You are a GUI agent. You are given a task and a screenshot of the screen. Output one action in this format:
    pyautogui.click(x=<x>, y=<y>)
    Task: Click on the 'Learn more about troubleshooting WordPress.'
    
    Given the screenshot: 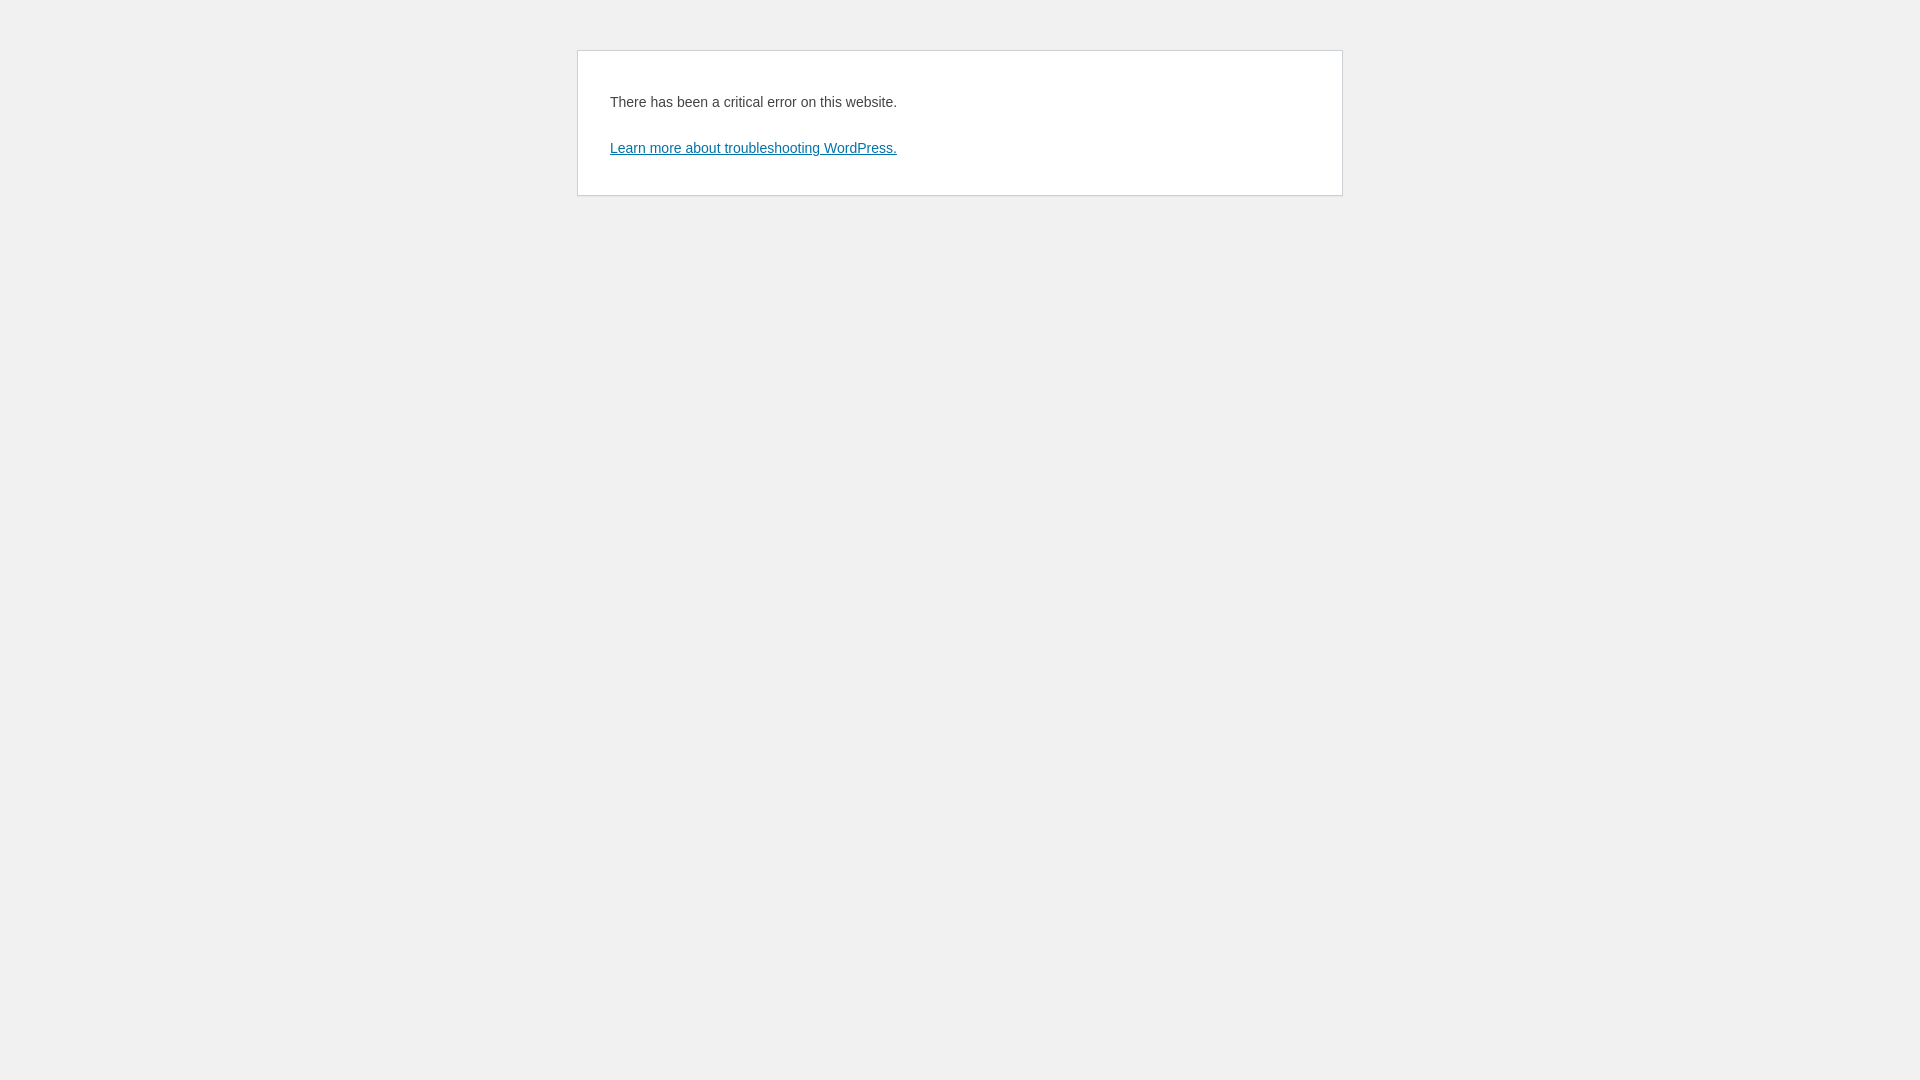 What is the action you would take?
    pyautogui.click(x=752, y=146)
    